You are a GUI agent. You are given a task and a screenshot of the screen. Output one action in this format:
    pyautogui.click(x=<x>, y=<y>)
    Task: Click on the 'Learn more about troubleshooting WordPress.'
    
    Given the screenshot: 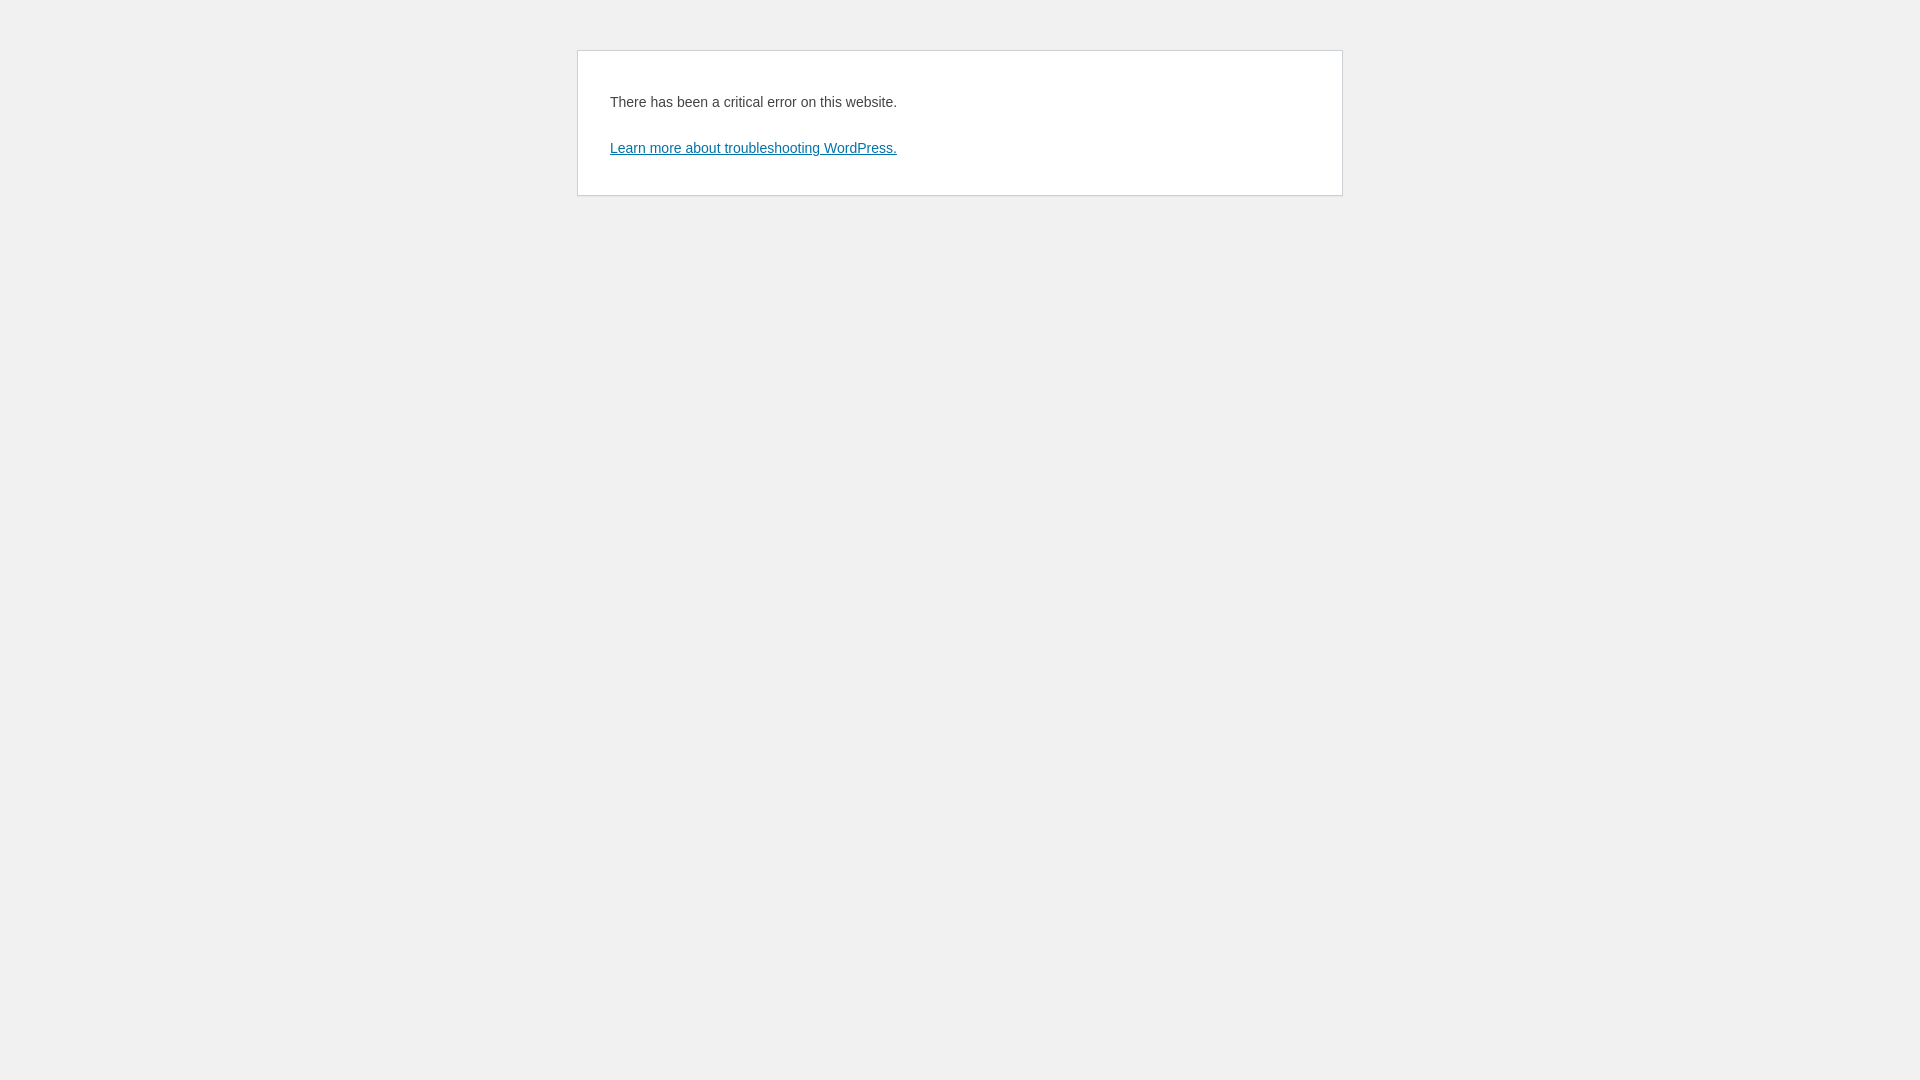 What is the action you would take?
    pyautogui.click(x=752, y=146)
    